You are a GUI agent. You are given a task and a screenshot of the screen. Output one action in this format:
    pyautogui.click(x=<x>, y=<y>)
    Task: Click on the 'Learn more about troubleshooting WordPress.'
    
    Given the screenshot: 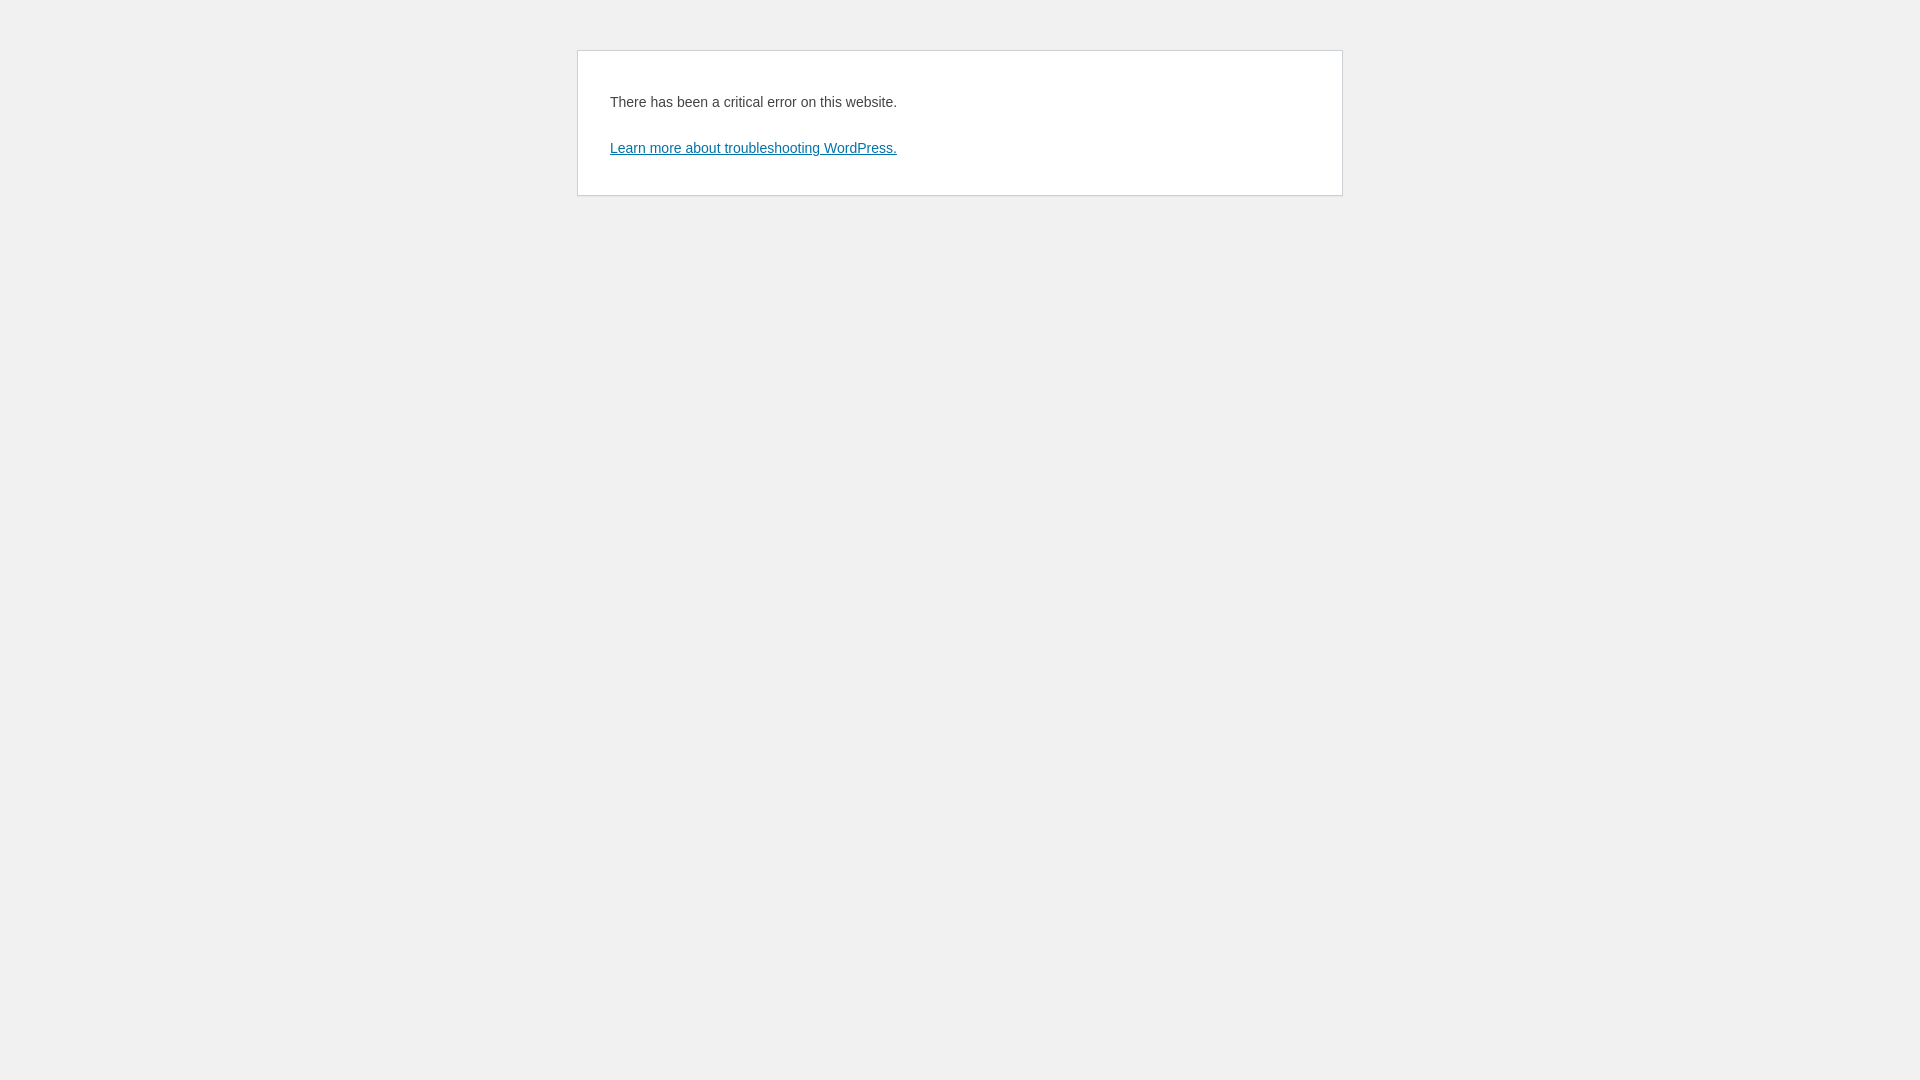 What is the action you would take?
    pyautogui.click(x=752, y=146)
    